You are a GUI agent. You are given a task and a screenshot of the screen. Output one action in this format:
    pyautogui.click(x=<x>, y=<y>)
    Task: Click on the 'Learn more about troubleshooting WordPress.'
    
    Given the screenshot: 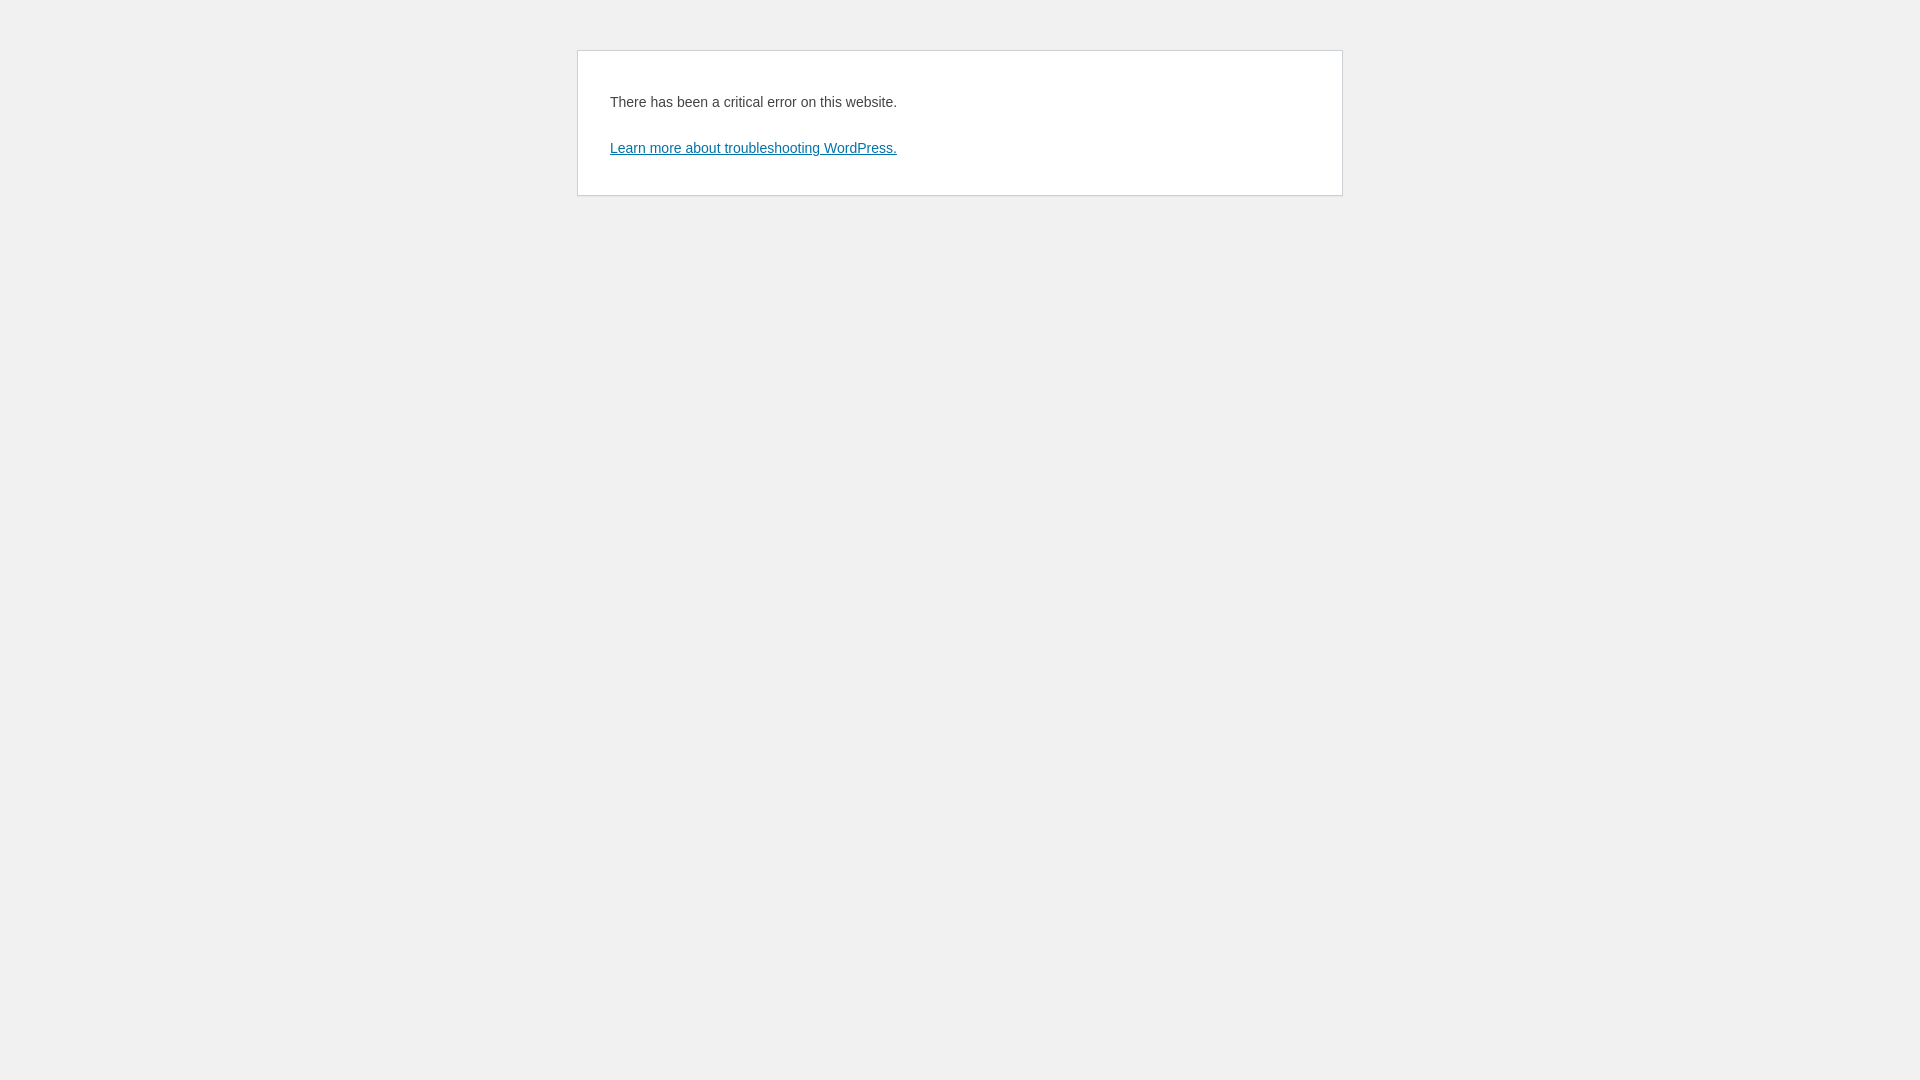 What is the action you would take?
    pyautogui.click(x=752, y=146)
    